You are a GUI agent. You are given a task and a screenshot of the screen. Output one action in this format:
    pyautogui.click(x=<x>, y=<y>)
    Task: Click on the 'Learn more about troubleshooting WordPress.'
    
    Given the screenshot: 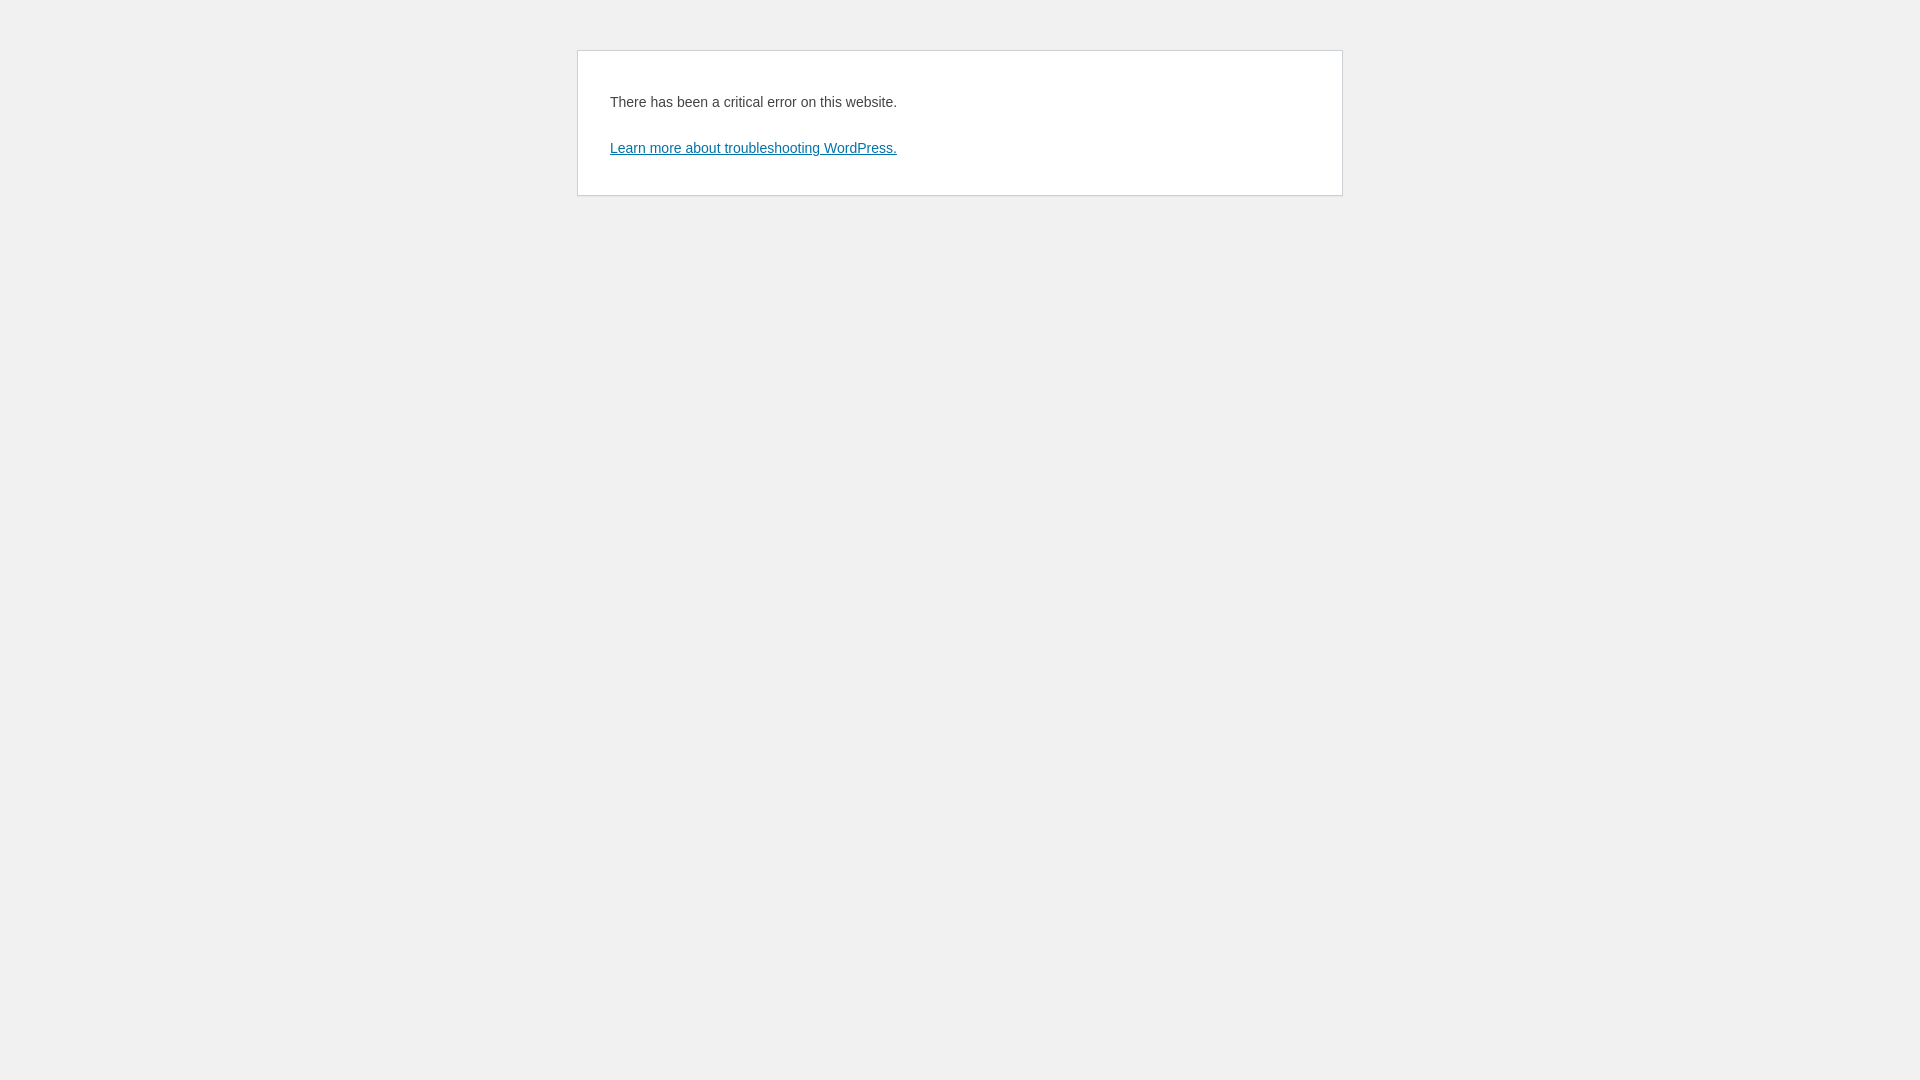 What is the action you would take?
    pyautogui.click(x=752, y=146)
    